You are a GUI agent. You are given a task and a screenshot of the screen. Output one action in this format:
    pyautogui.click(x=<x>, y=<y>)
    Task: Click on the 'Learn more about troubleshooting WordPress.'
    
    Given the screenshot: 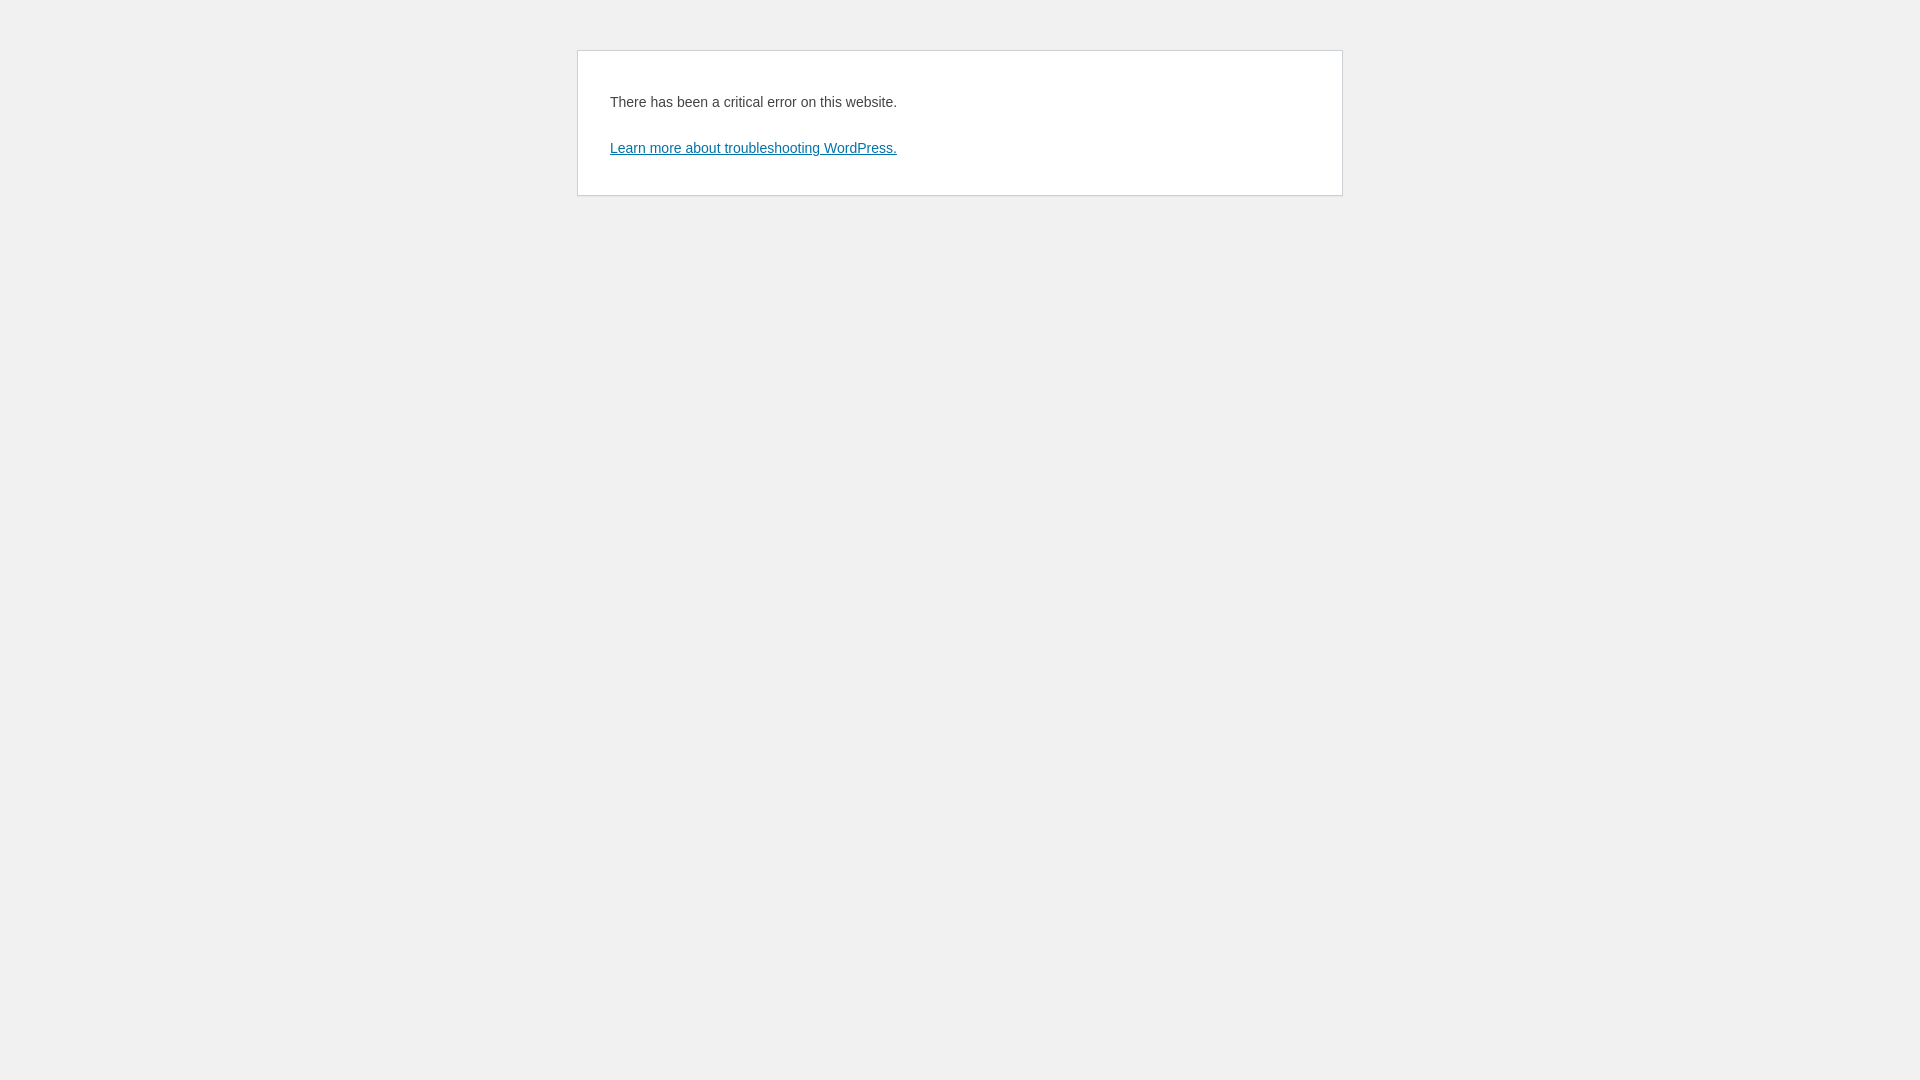 What is the action you would take?
    pyautogui.click(x=752, y=146)
    